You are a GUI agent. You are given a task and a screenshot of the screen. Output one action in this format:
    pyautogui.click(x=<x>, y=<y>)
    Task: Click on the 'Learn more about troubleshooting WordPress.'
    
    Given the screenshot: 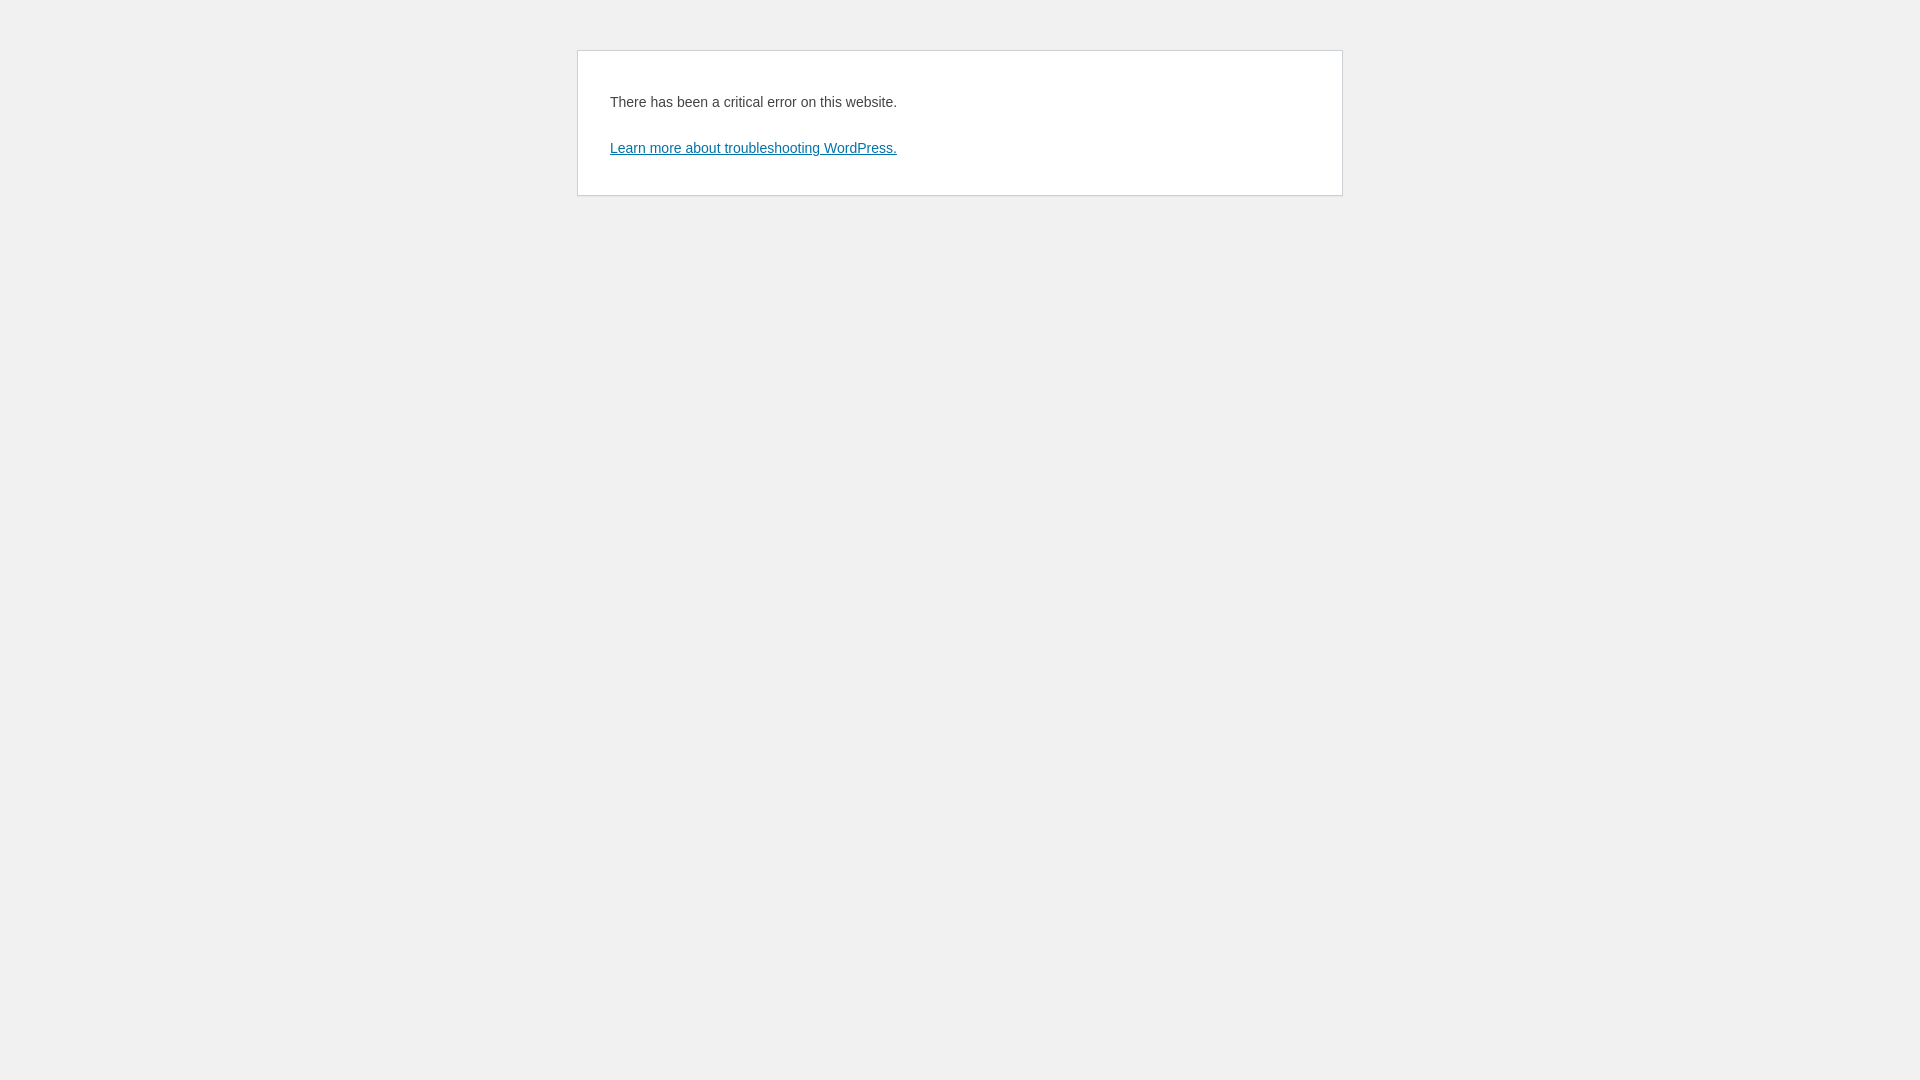 What is the action you would take?
    pyautogui.click(x=752, y=146)
    